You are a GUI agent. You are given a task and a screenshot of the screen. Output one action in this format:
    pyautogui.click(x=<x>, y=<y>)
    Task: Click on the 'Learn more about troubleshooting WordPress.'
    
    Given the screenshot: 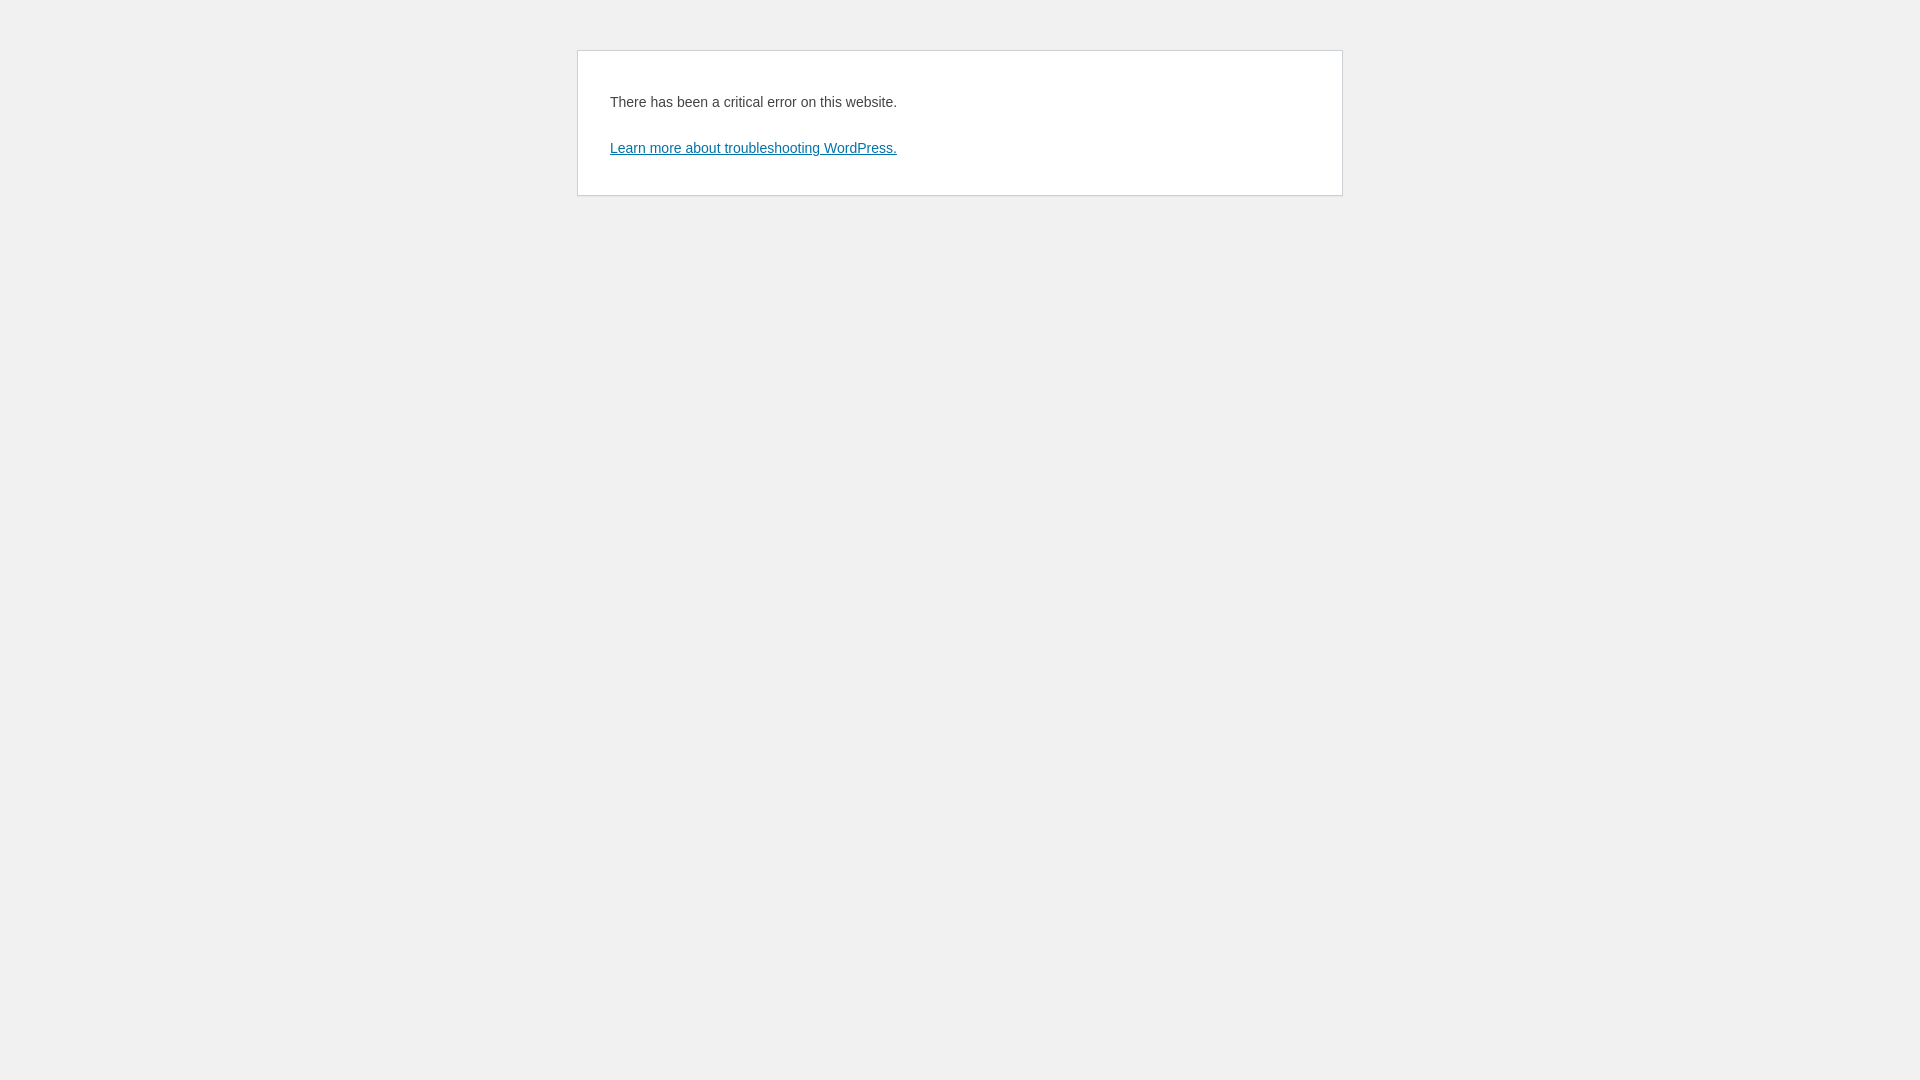 What is the action you would take?
    pyautogui.click(x=752, y=146)
    